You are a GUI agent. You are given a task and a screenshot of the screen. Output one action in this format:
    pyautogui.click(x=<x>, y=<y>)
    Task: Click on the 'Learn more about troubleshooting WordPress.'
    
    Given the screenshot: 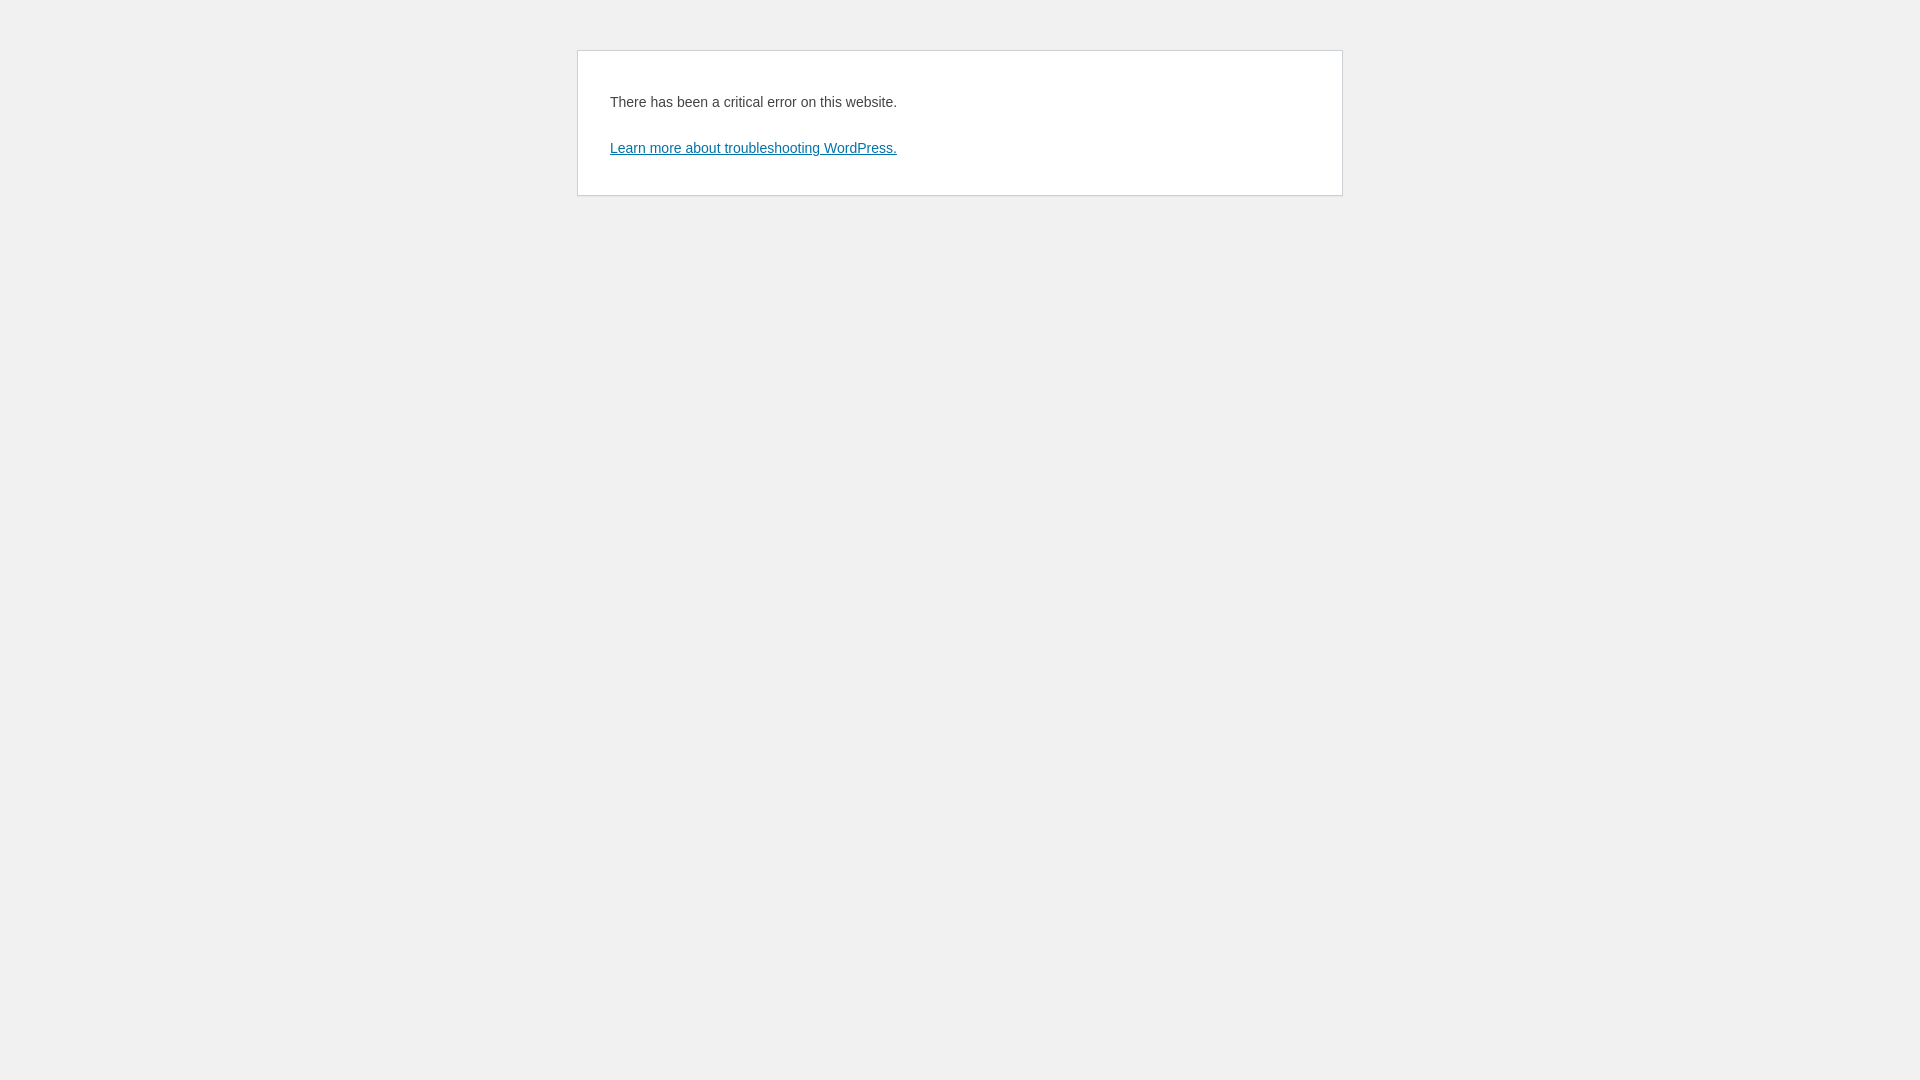 What is the action you would take?
    pyautogui.click(x=752, y=146)
    